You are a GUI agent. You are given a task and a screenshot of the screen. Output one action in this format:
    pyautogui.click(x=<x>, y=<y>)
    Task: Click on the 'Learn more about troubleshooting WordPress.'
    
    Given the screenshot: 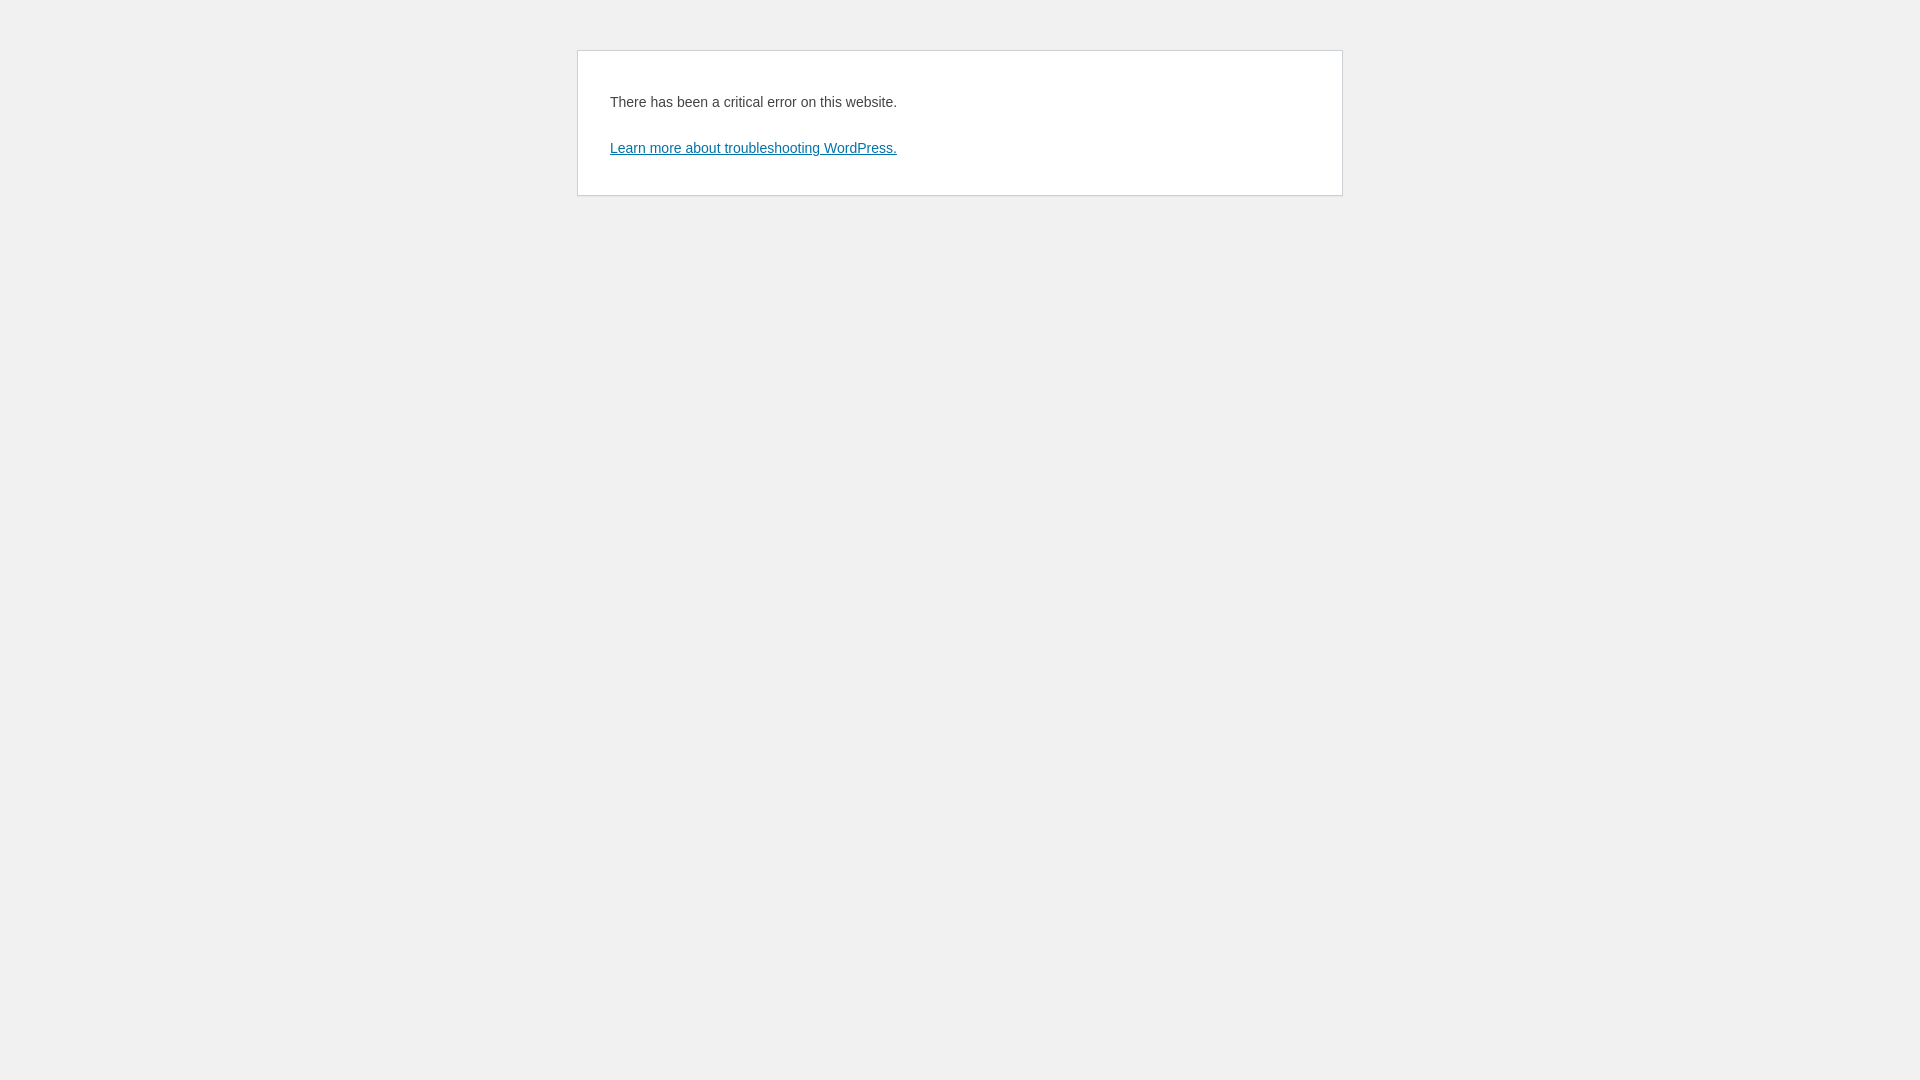 What is the action you would take?
    pyautogui.click(x=752, y=146)
    